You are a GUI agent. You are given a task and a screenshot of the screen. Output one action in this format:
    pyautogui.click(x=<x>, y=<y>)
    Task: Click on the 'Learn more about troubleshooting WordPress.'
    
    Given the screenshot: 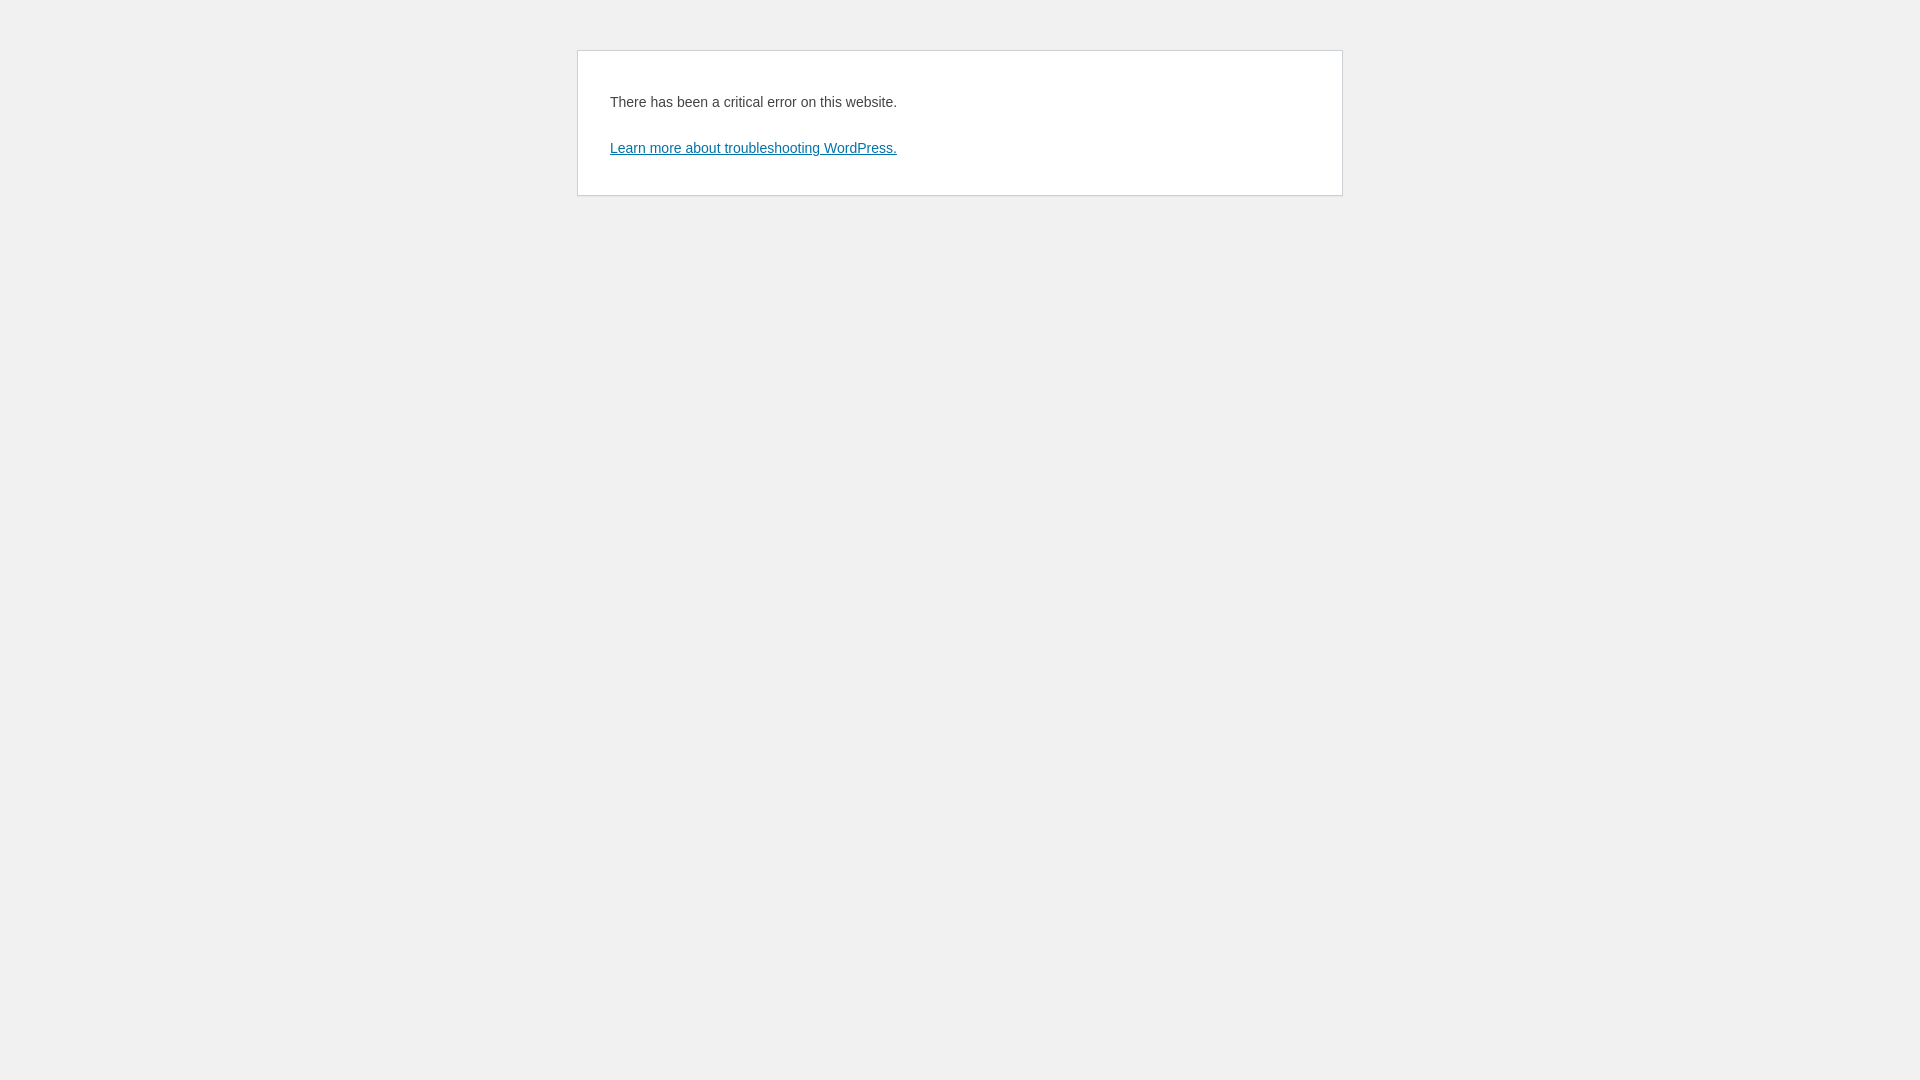 What is the action you would take?
    pyautogui.click(x=752, y=146)
    